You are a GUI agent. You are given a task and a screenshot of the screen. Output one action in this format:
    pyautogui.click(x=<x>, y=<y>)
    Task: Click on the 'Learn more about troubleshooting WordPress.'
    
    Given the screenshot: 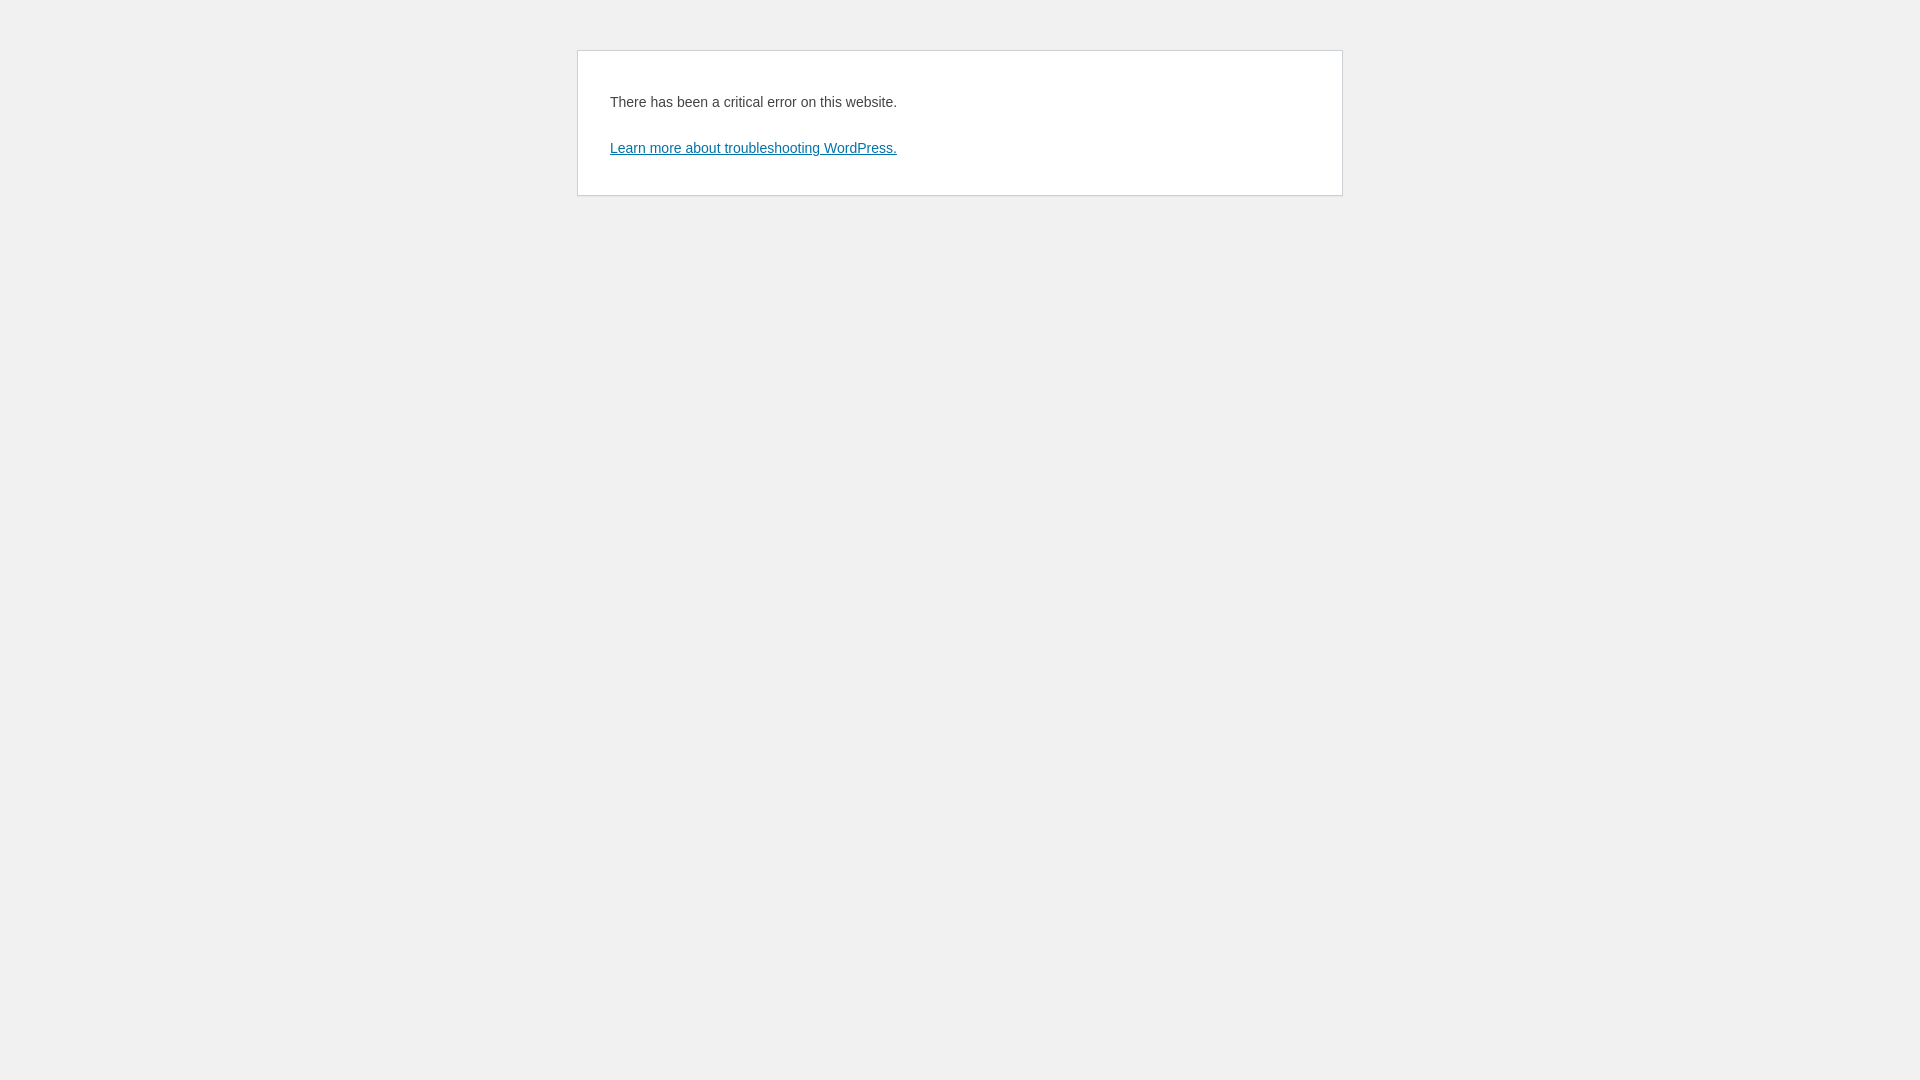 What is the action you would take?
    pyautogui.click(x=752, y=146)
    